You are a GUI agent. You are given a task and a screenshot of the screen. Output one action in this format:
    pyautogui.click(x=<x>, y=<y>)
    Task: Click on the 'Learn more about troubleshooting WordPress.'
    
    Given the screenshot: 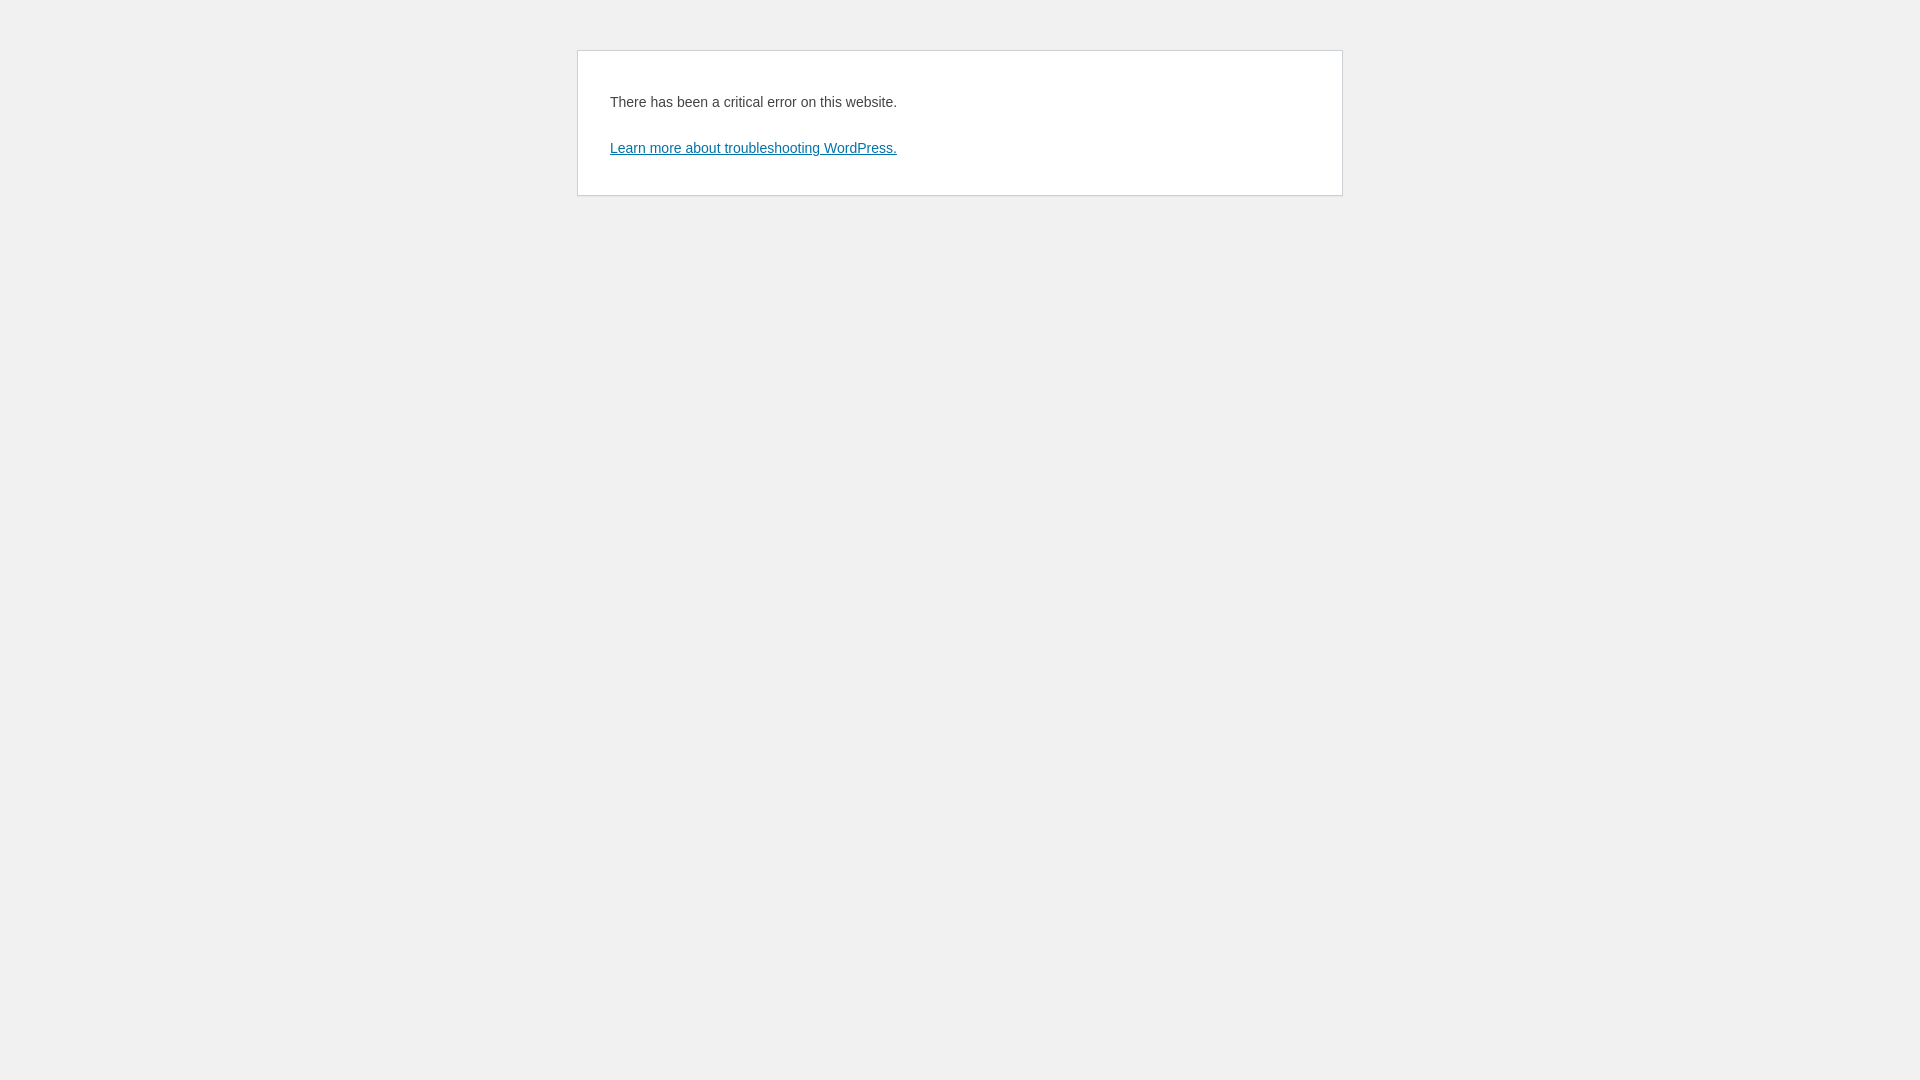 What is the action you would take?
    pyautogui.click(x=752, y=146)
    